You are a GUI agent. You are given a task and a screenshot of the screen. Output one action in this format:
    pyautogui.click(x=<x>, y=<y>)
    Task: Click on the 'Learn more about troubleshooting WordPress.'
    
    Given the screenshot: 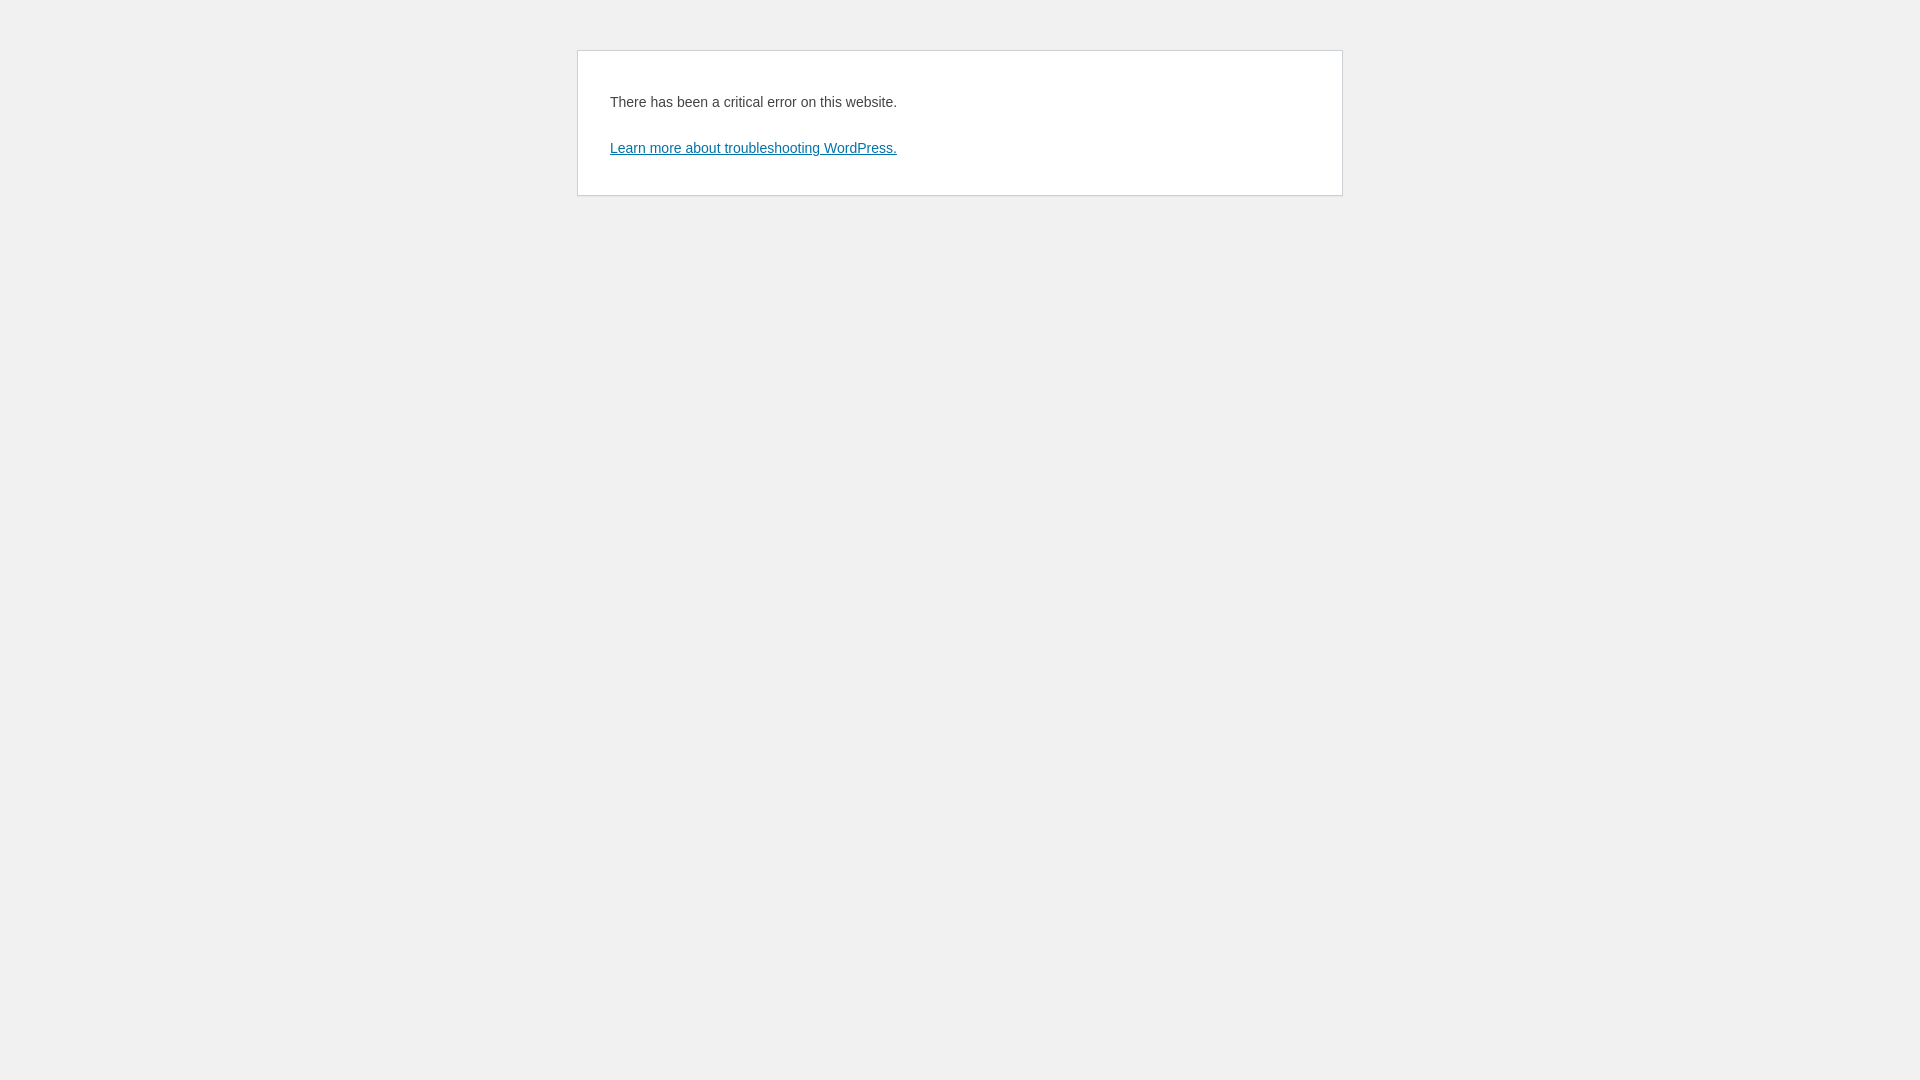 What is the action you would take?
    pyautogui.click(x=752, y=146)
    